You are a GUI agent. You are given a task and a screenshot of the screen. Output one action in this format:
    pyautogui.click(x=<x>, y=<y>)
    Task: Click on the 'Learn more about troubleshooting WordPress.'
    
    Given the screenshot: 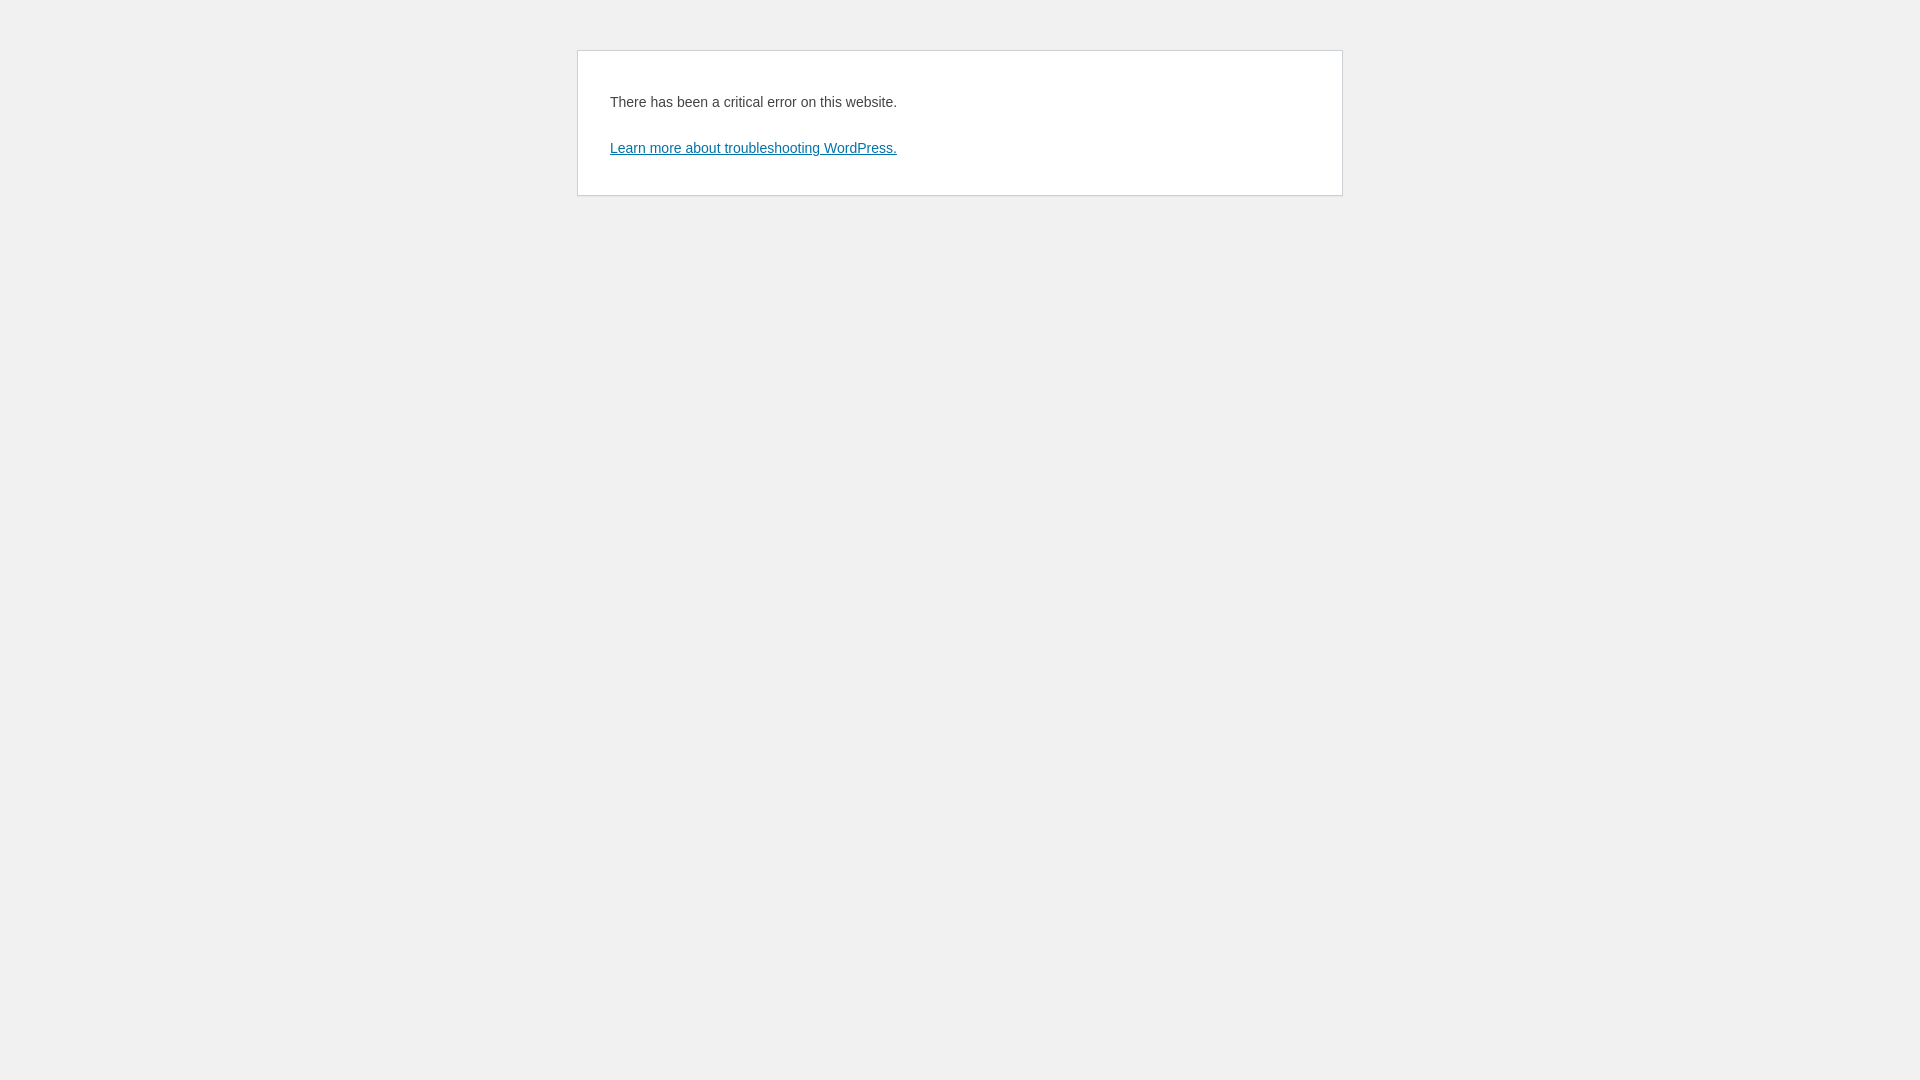 What is the action you would take?
    pyautogui.click(x=752, y=146)
    